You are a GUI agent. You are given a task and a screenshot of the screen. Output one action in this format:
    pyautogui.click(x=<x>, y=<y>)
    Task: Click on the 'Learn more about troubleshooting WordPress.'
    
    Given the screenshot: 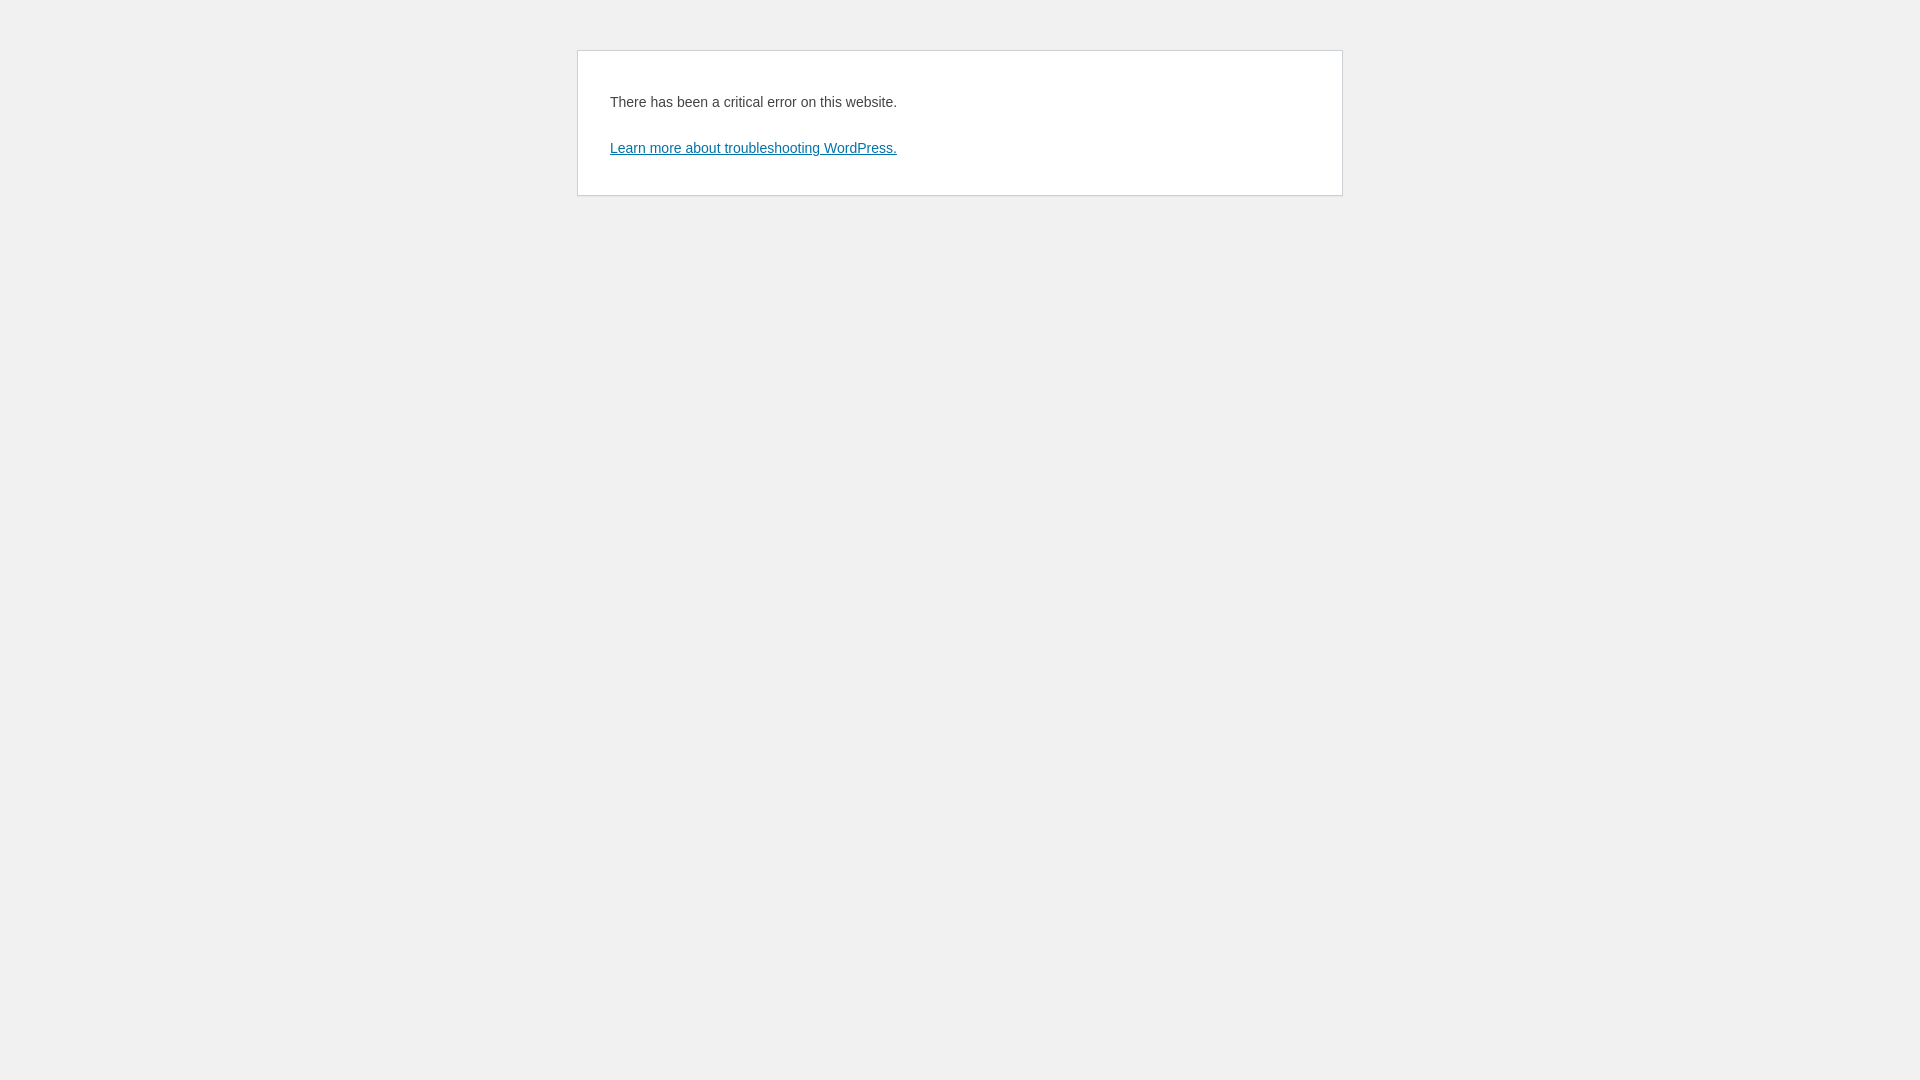 What is the action you would take?
    pyautogui.click(x=752, y=146)
    